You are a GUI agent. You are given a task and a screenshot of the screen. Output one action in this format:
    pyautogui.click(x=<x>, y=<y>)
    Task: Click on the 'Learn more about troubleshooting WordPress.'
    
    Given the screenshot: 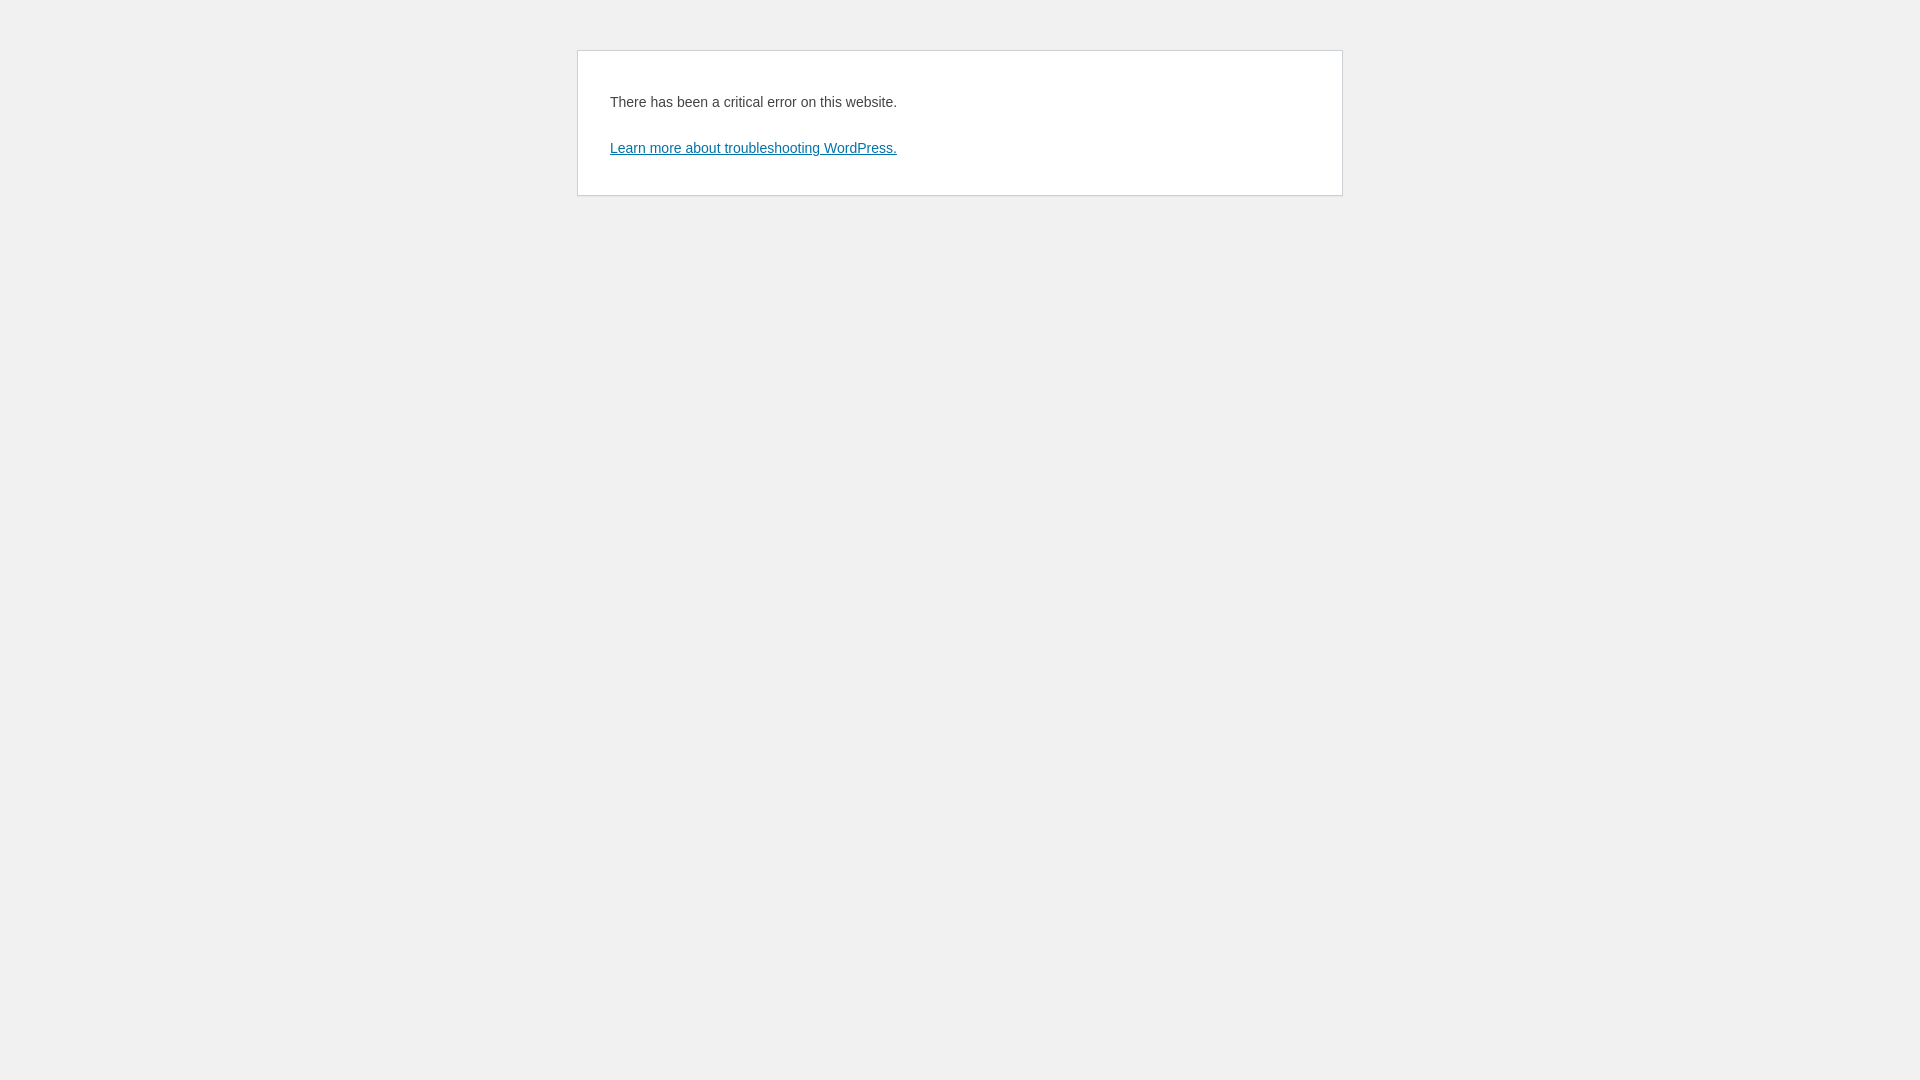 What is the action you would take?
    pyautogui.click(x=752, y=146)
    